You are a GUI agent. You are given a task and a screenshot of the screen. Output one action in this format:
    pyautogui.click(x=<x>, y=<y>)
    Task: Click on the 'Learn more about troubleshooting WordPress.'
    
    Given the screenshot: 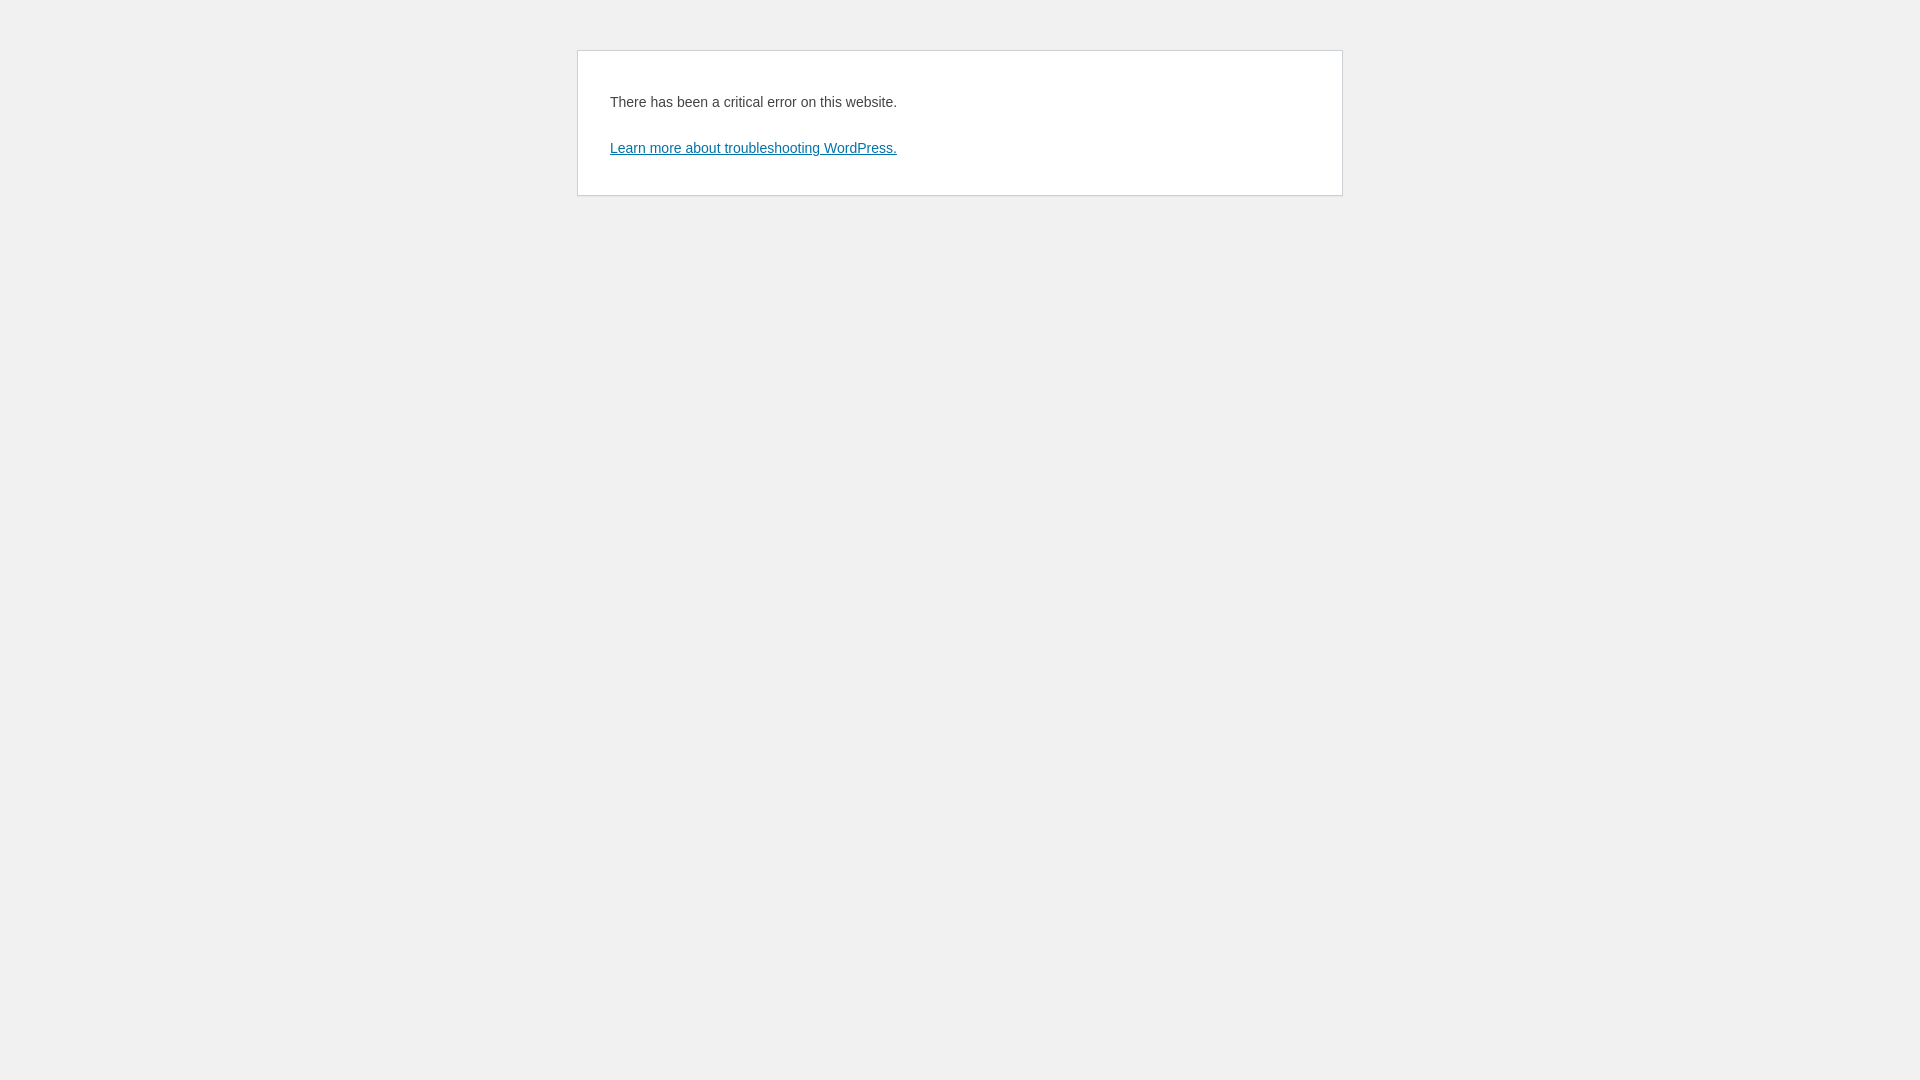 What is the action you would take?
    pyautogui.click(x=752, y=146)
    